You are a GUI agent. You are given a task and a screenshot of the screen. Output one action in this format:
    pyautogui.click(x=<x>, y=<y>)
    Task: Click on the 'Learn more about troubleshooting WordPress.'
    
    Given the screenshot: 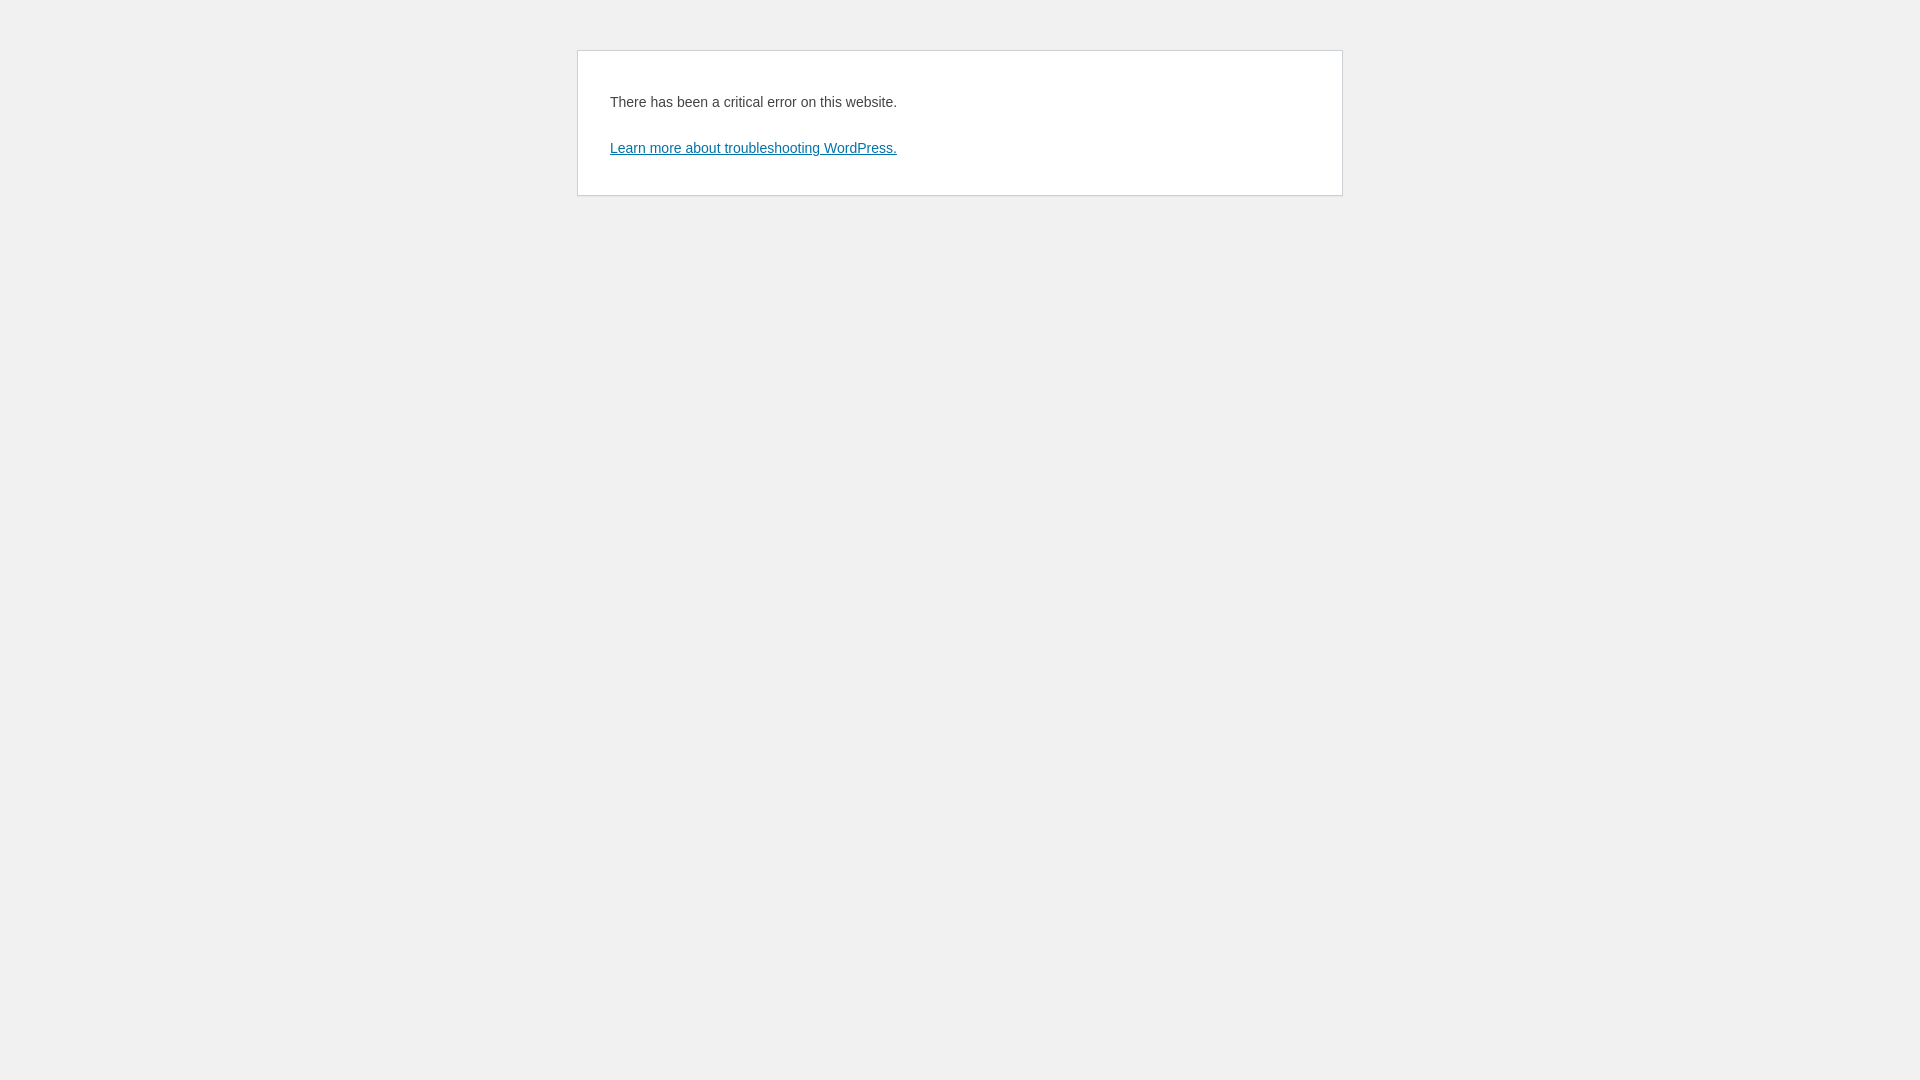 What is the action you would take?
    pyautogui.click(x=752, y=146)
    